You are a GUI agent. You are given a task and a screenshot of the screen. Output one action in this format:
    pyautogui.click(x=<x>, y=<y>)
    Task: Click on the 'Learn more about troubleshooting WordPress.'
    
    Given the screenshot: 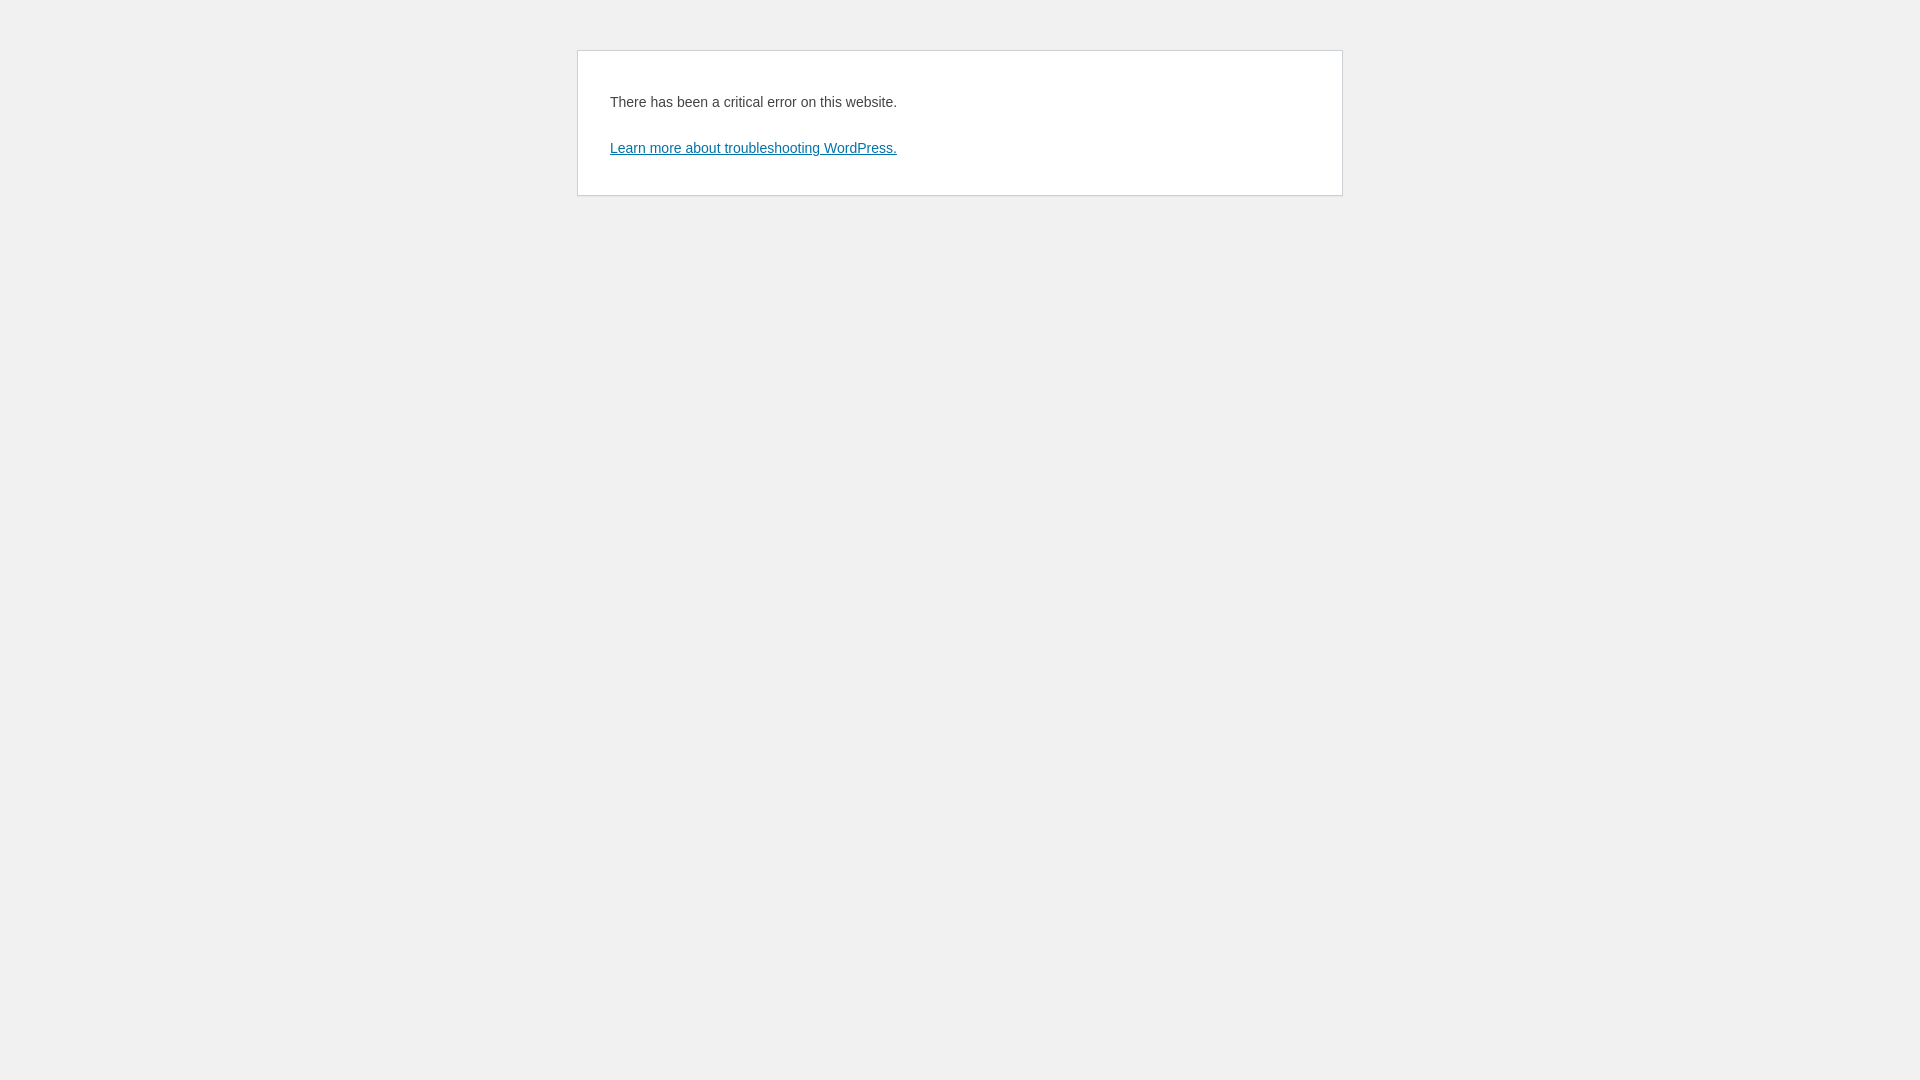 What is the action you would take?
    pyautogui.click(x=752, y=146)
    